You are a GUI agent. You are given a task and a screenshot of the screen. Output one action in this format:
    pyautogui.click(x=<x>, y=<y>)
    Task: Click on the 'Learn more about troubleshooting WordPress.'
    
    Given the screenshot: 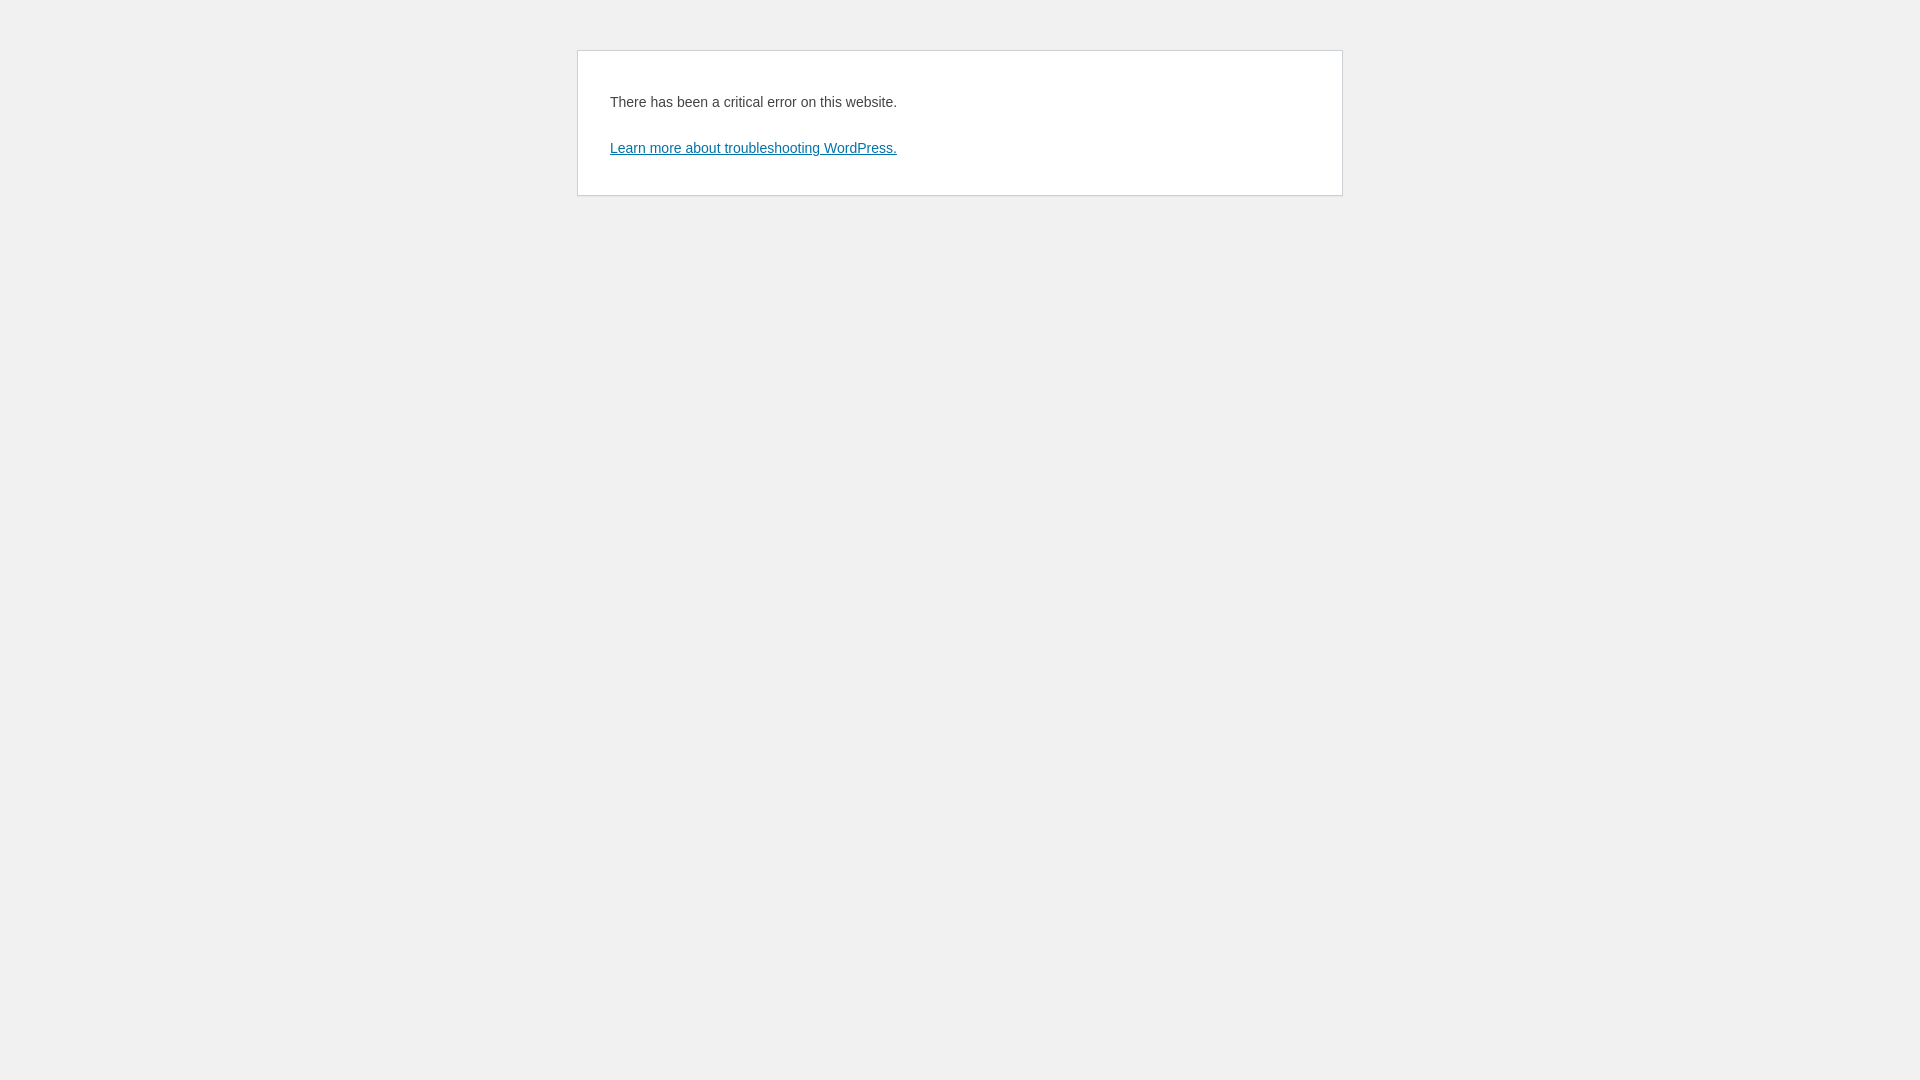 What is the action you would take?
    pyautogui.click(x=752, y=146)
    